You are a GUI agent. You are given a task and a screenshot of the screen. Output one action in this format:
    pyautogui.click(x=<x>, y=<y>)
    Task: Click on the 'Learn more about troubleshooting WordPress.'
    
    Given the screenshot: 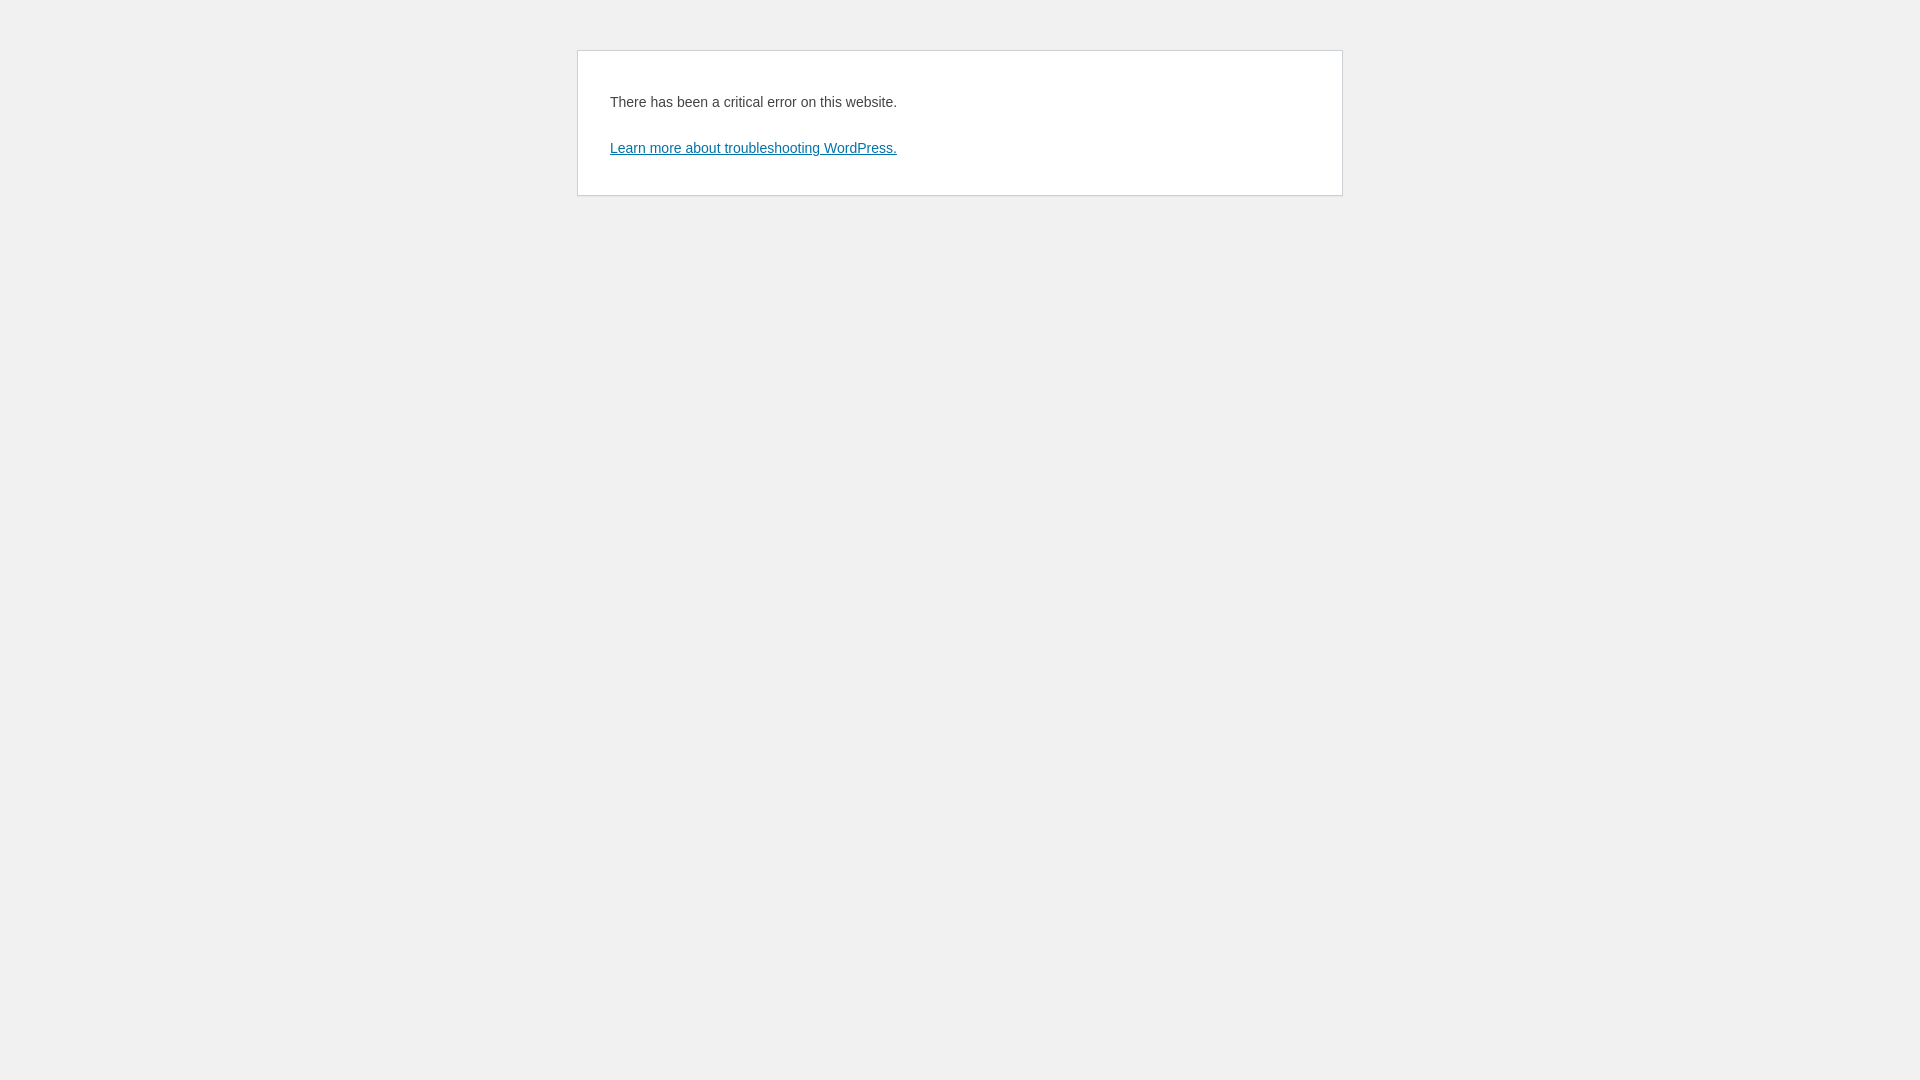 What is the action you would take?
    pyautogui.click(x=752, y=146)
    